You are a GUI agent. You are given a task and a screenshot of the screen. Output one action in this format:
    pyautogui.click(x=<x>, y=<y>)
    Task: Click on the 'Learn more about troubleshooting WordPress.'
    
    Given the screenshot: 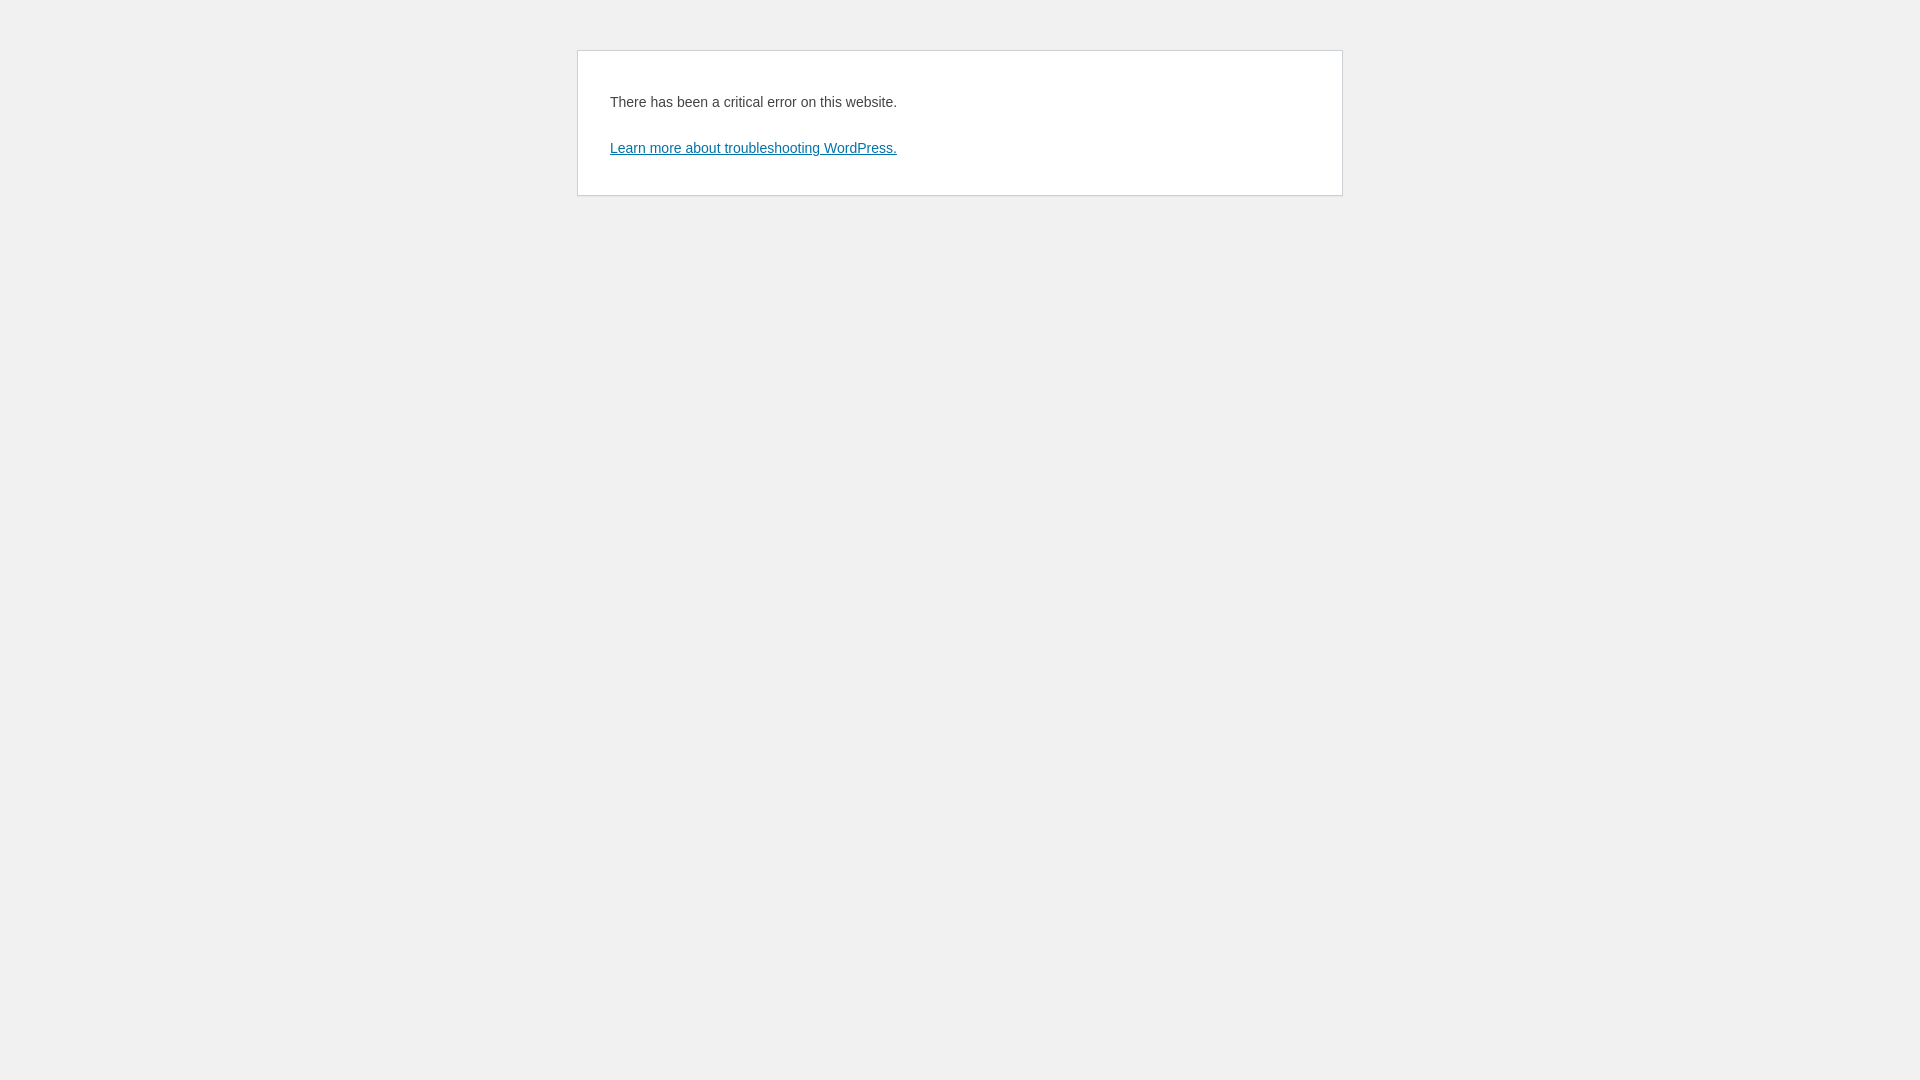 What is the action you would take?
    pyautogui.click(x=752, y=146)
    